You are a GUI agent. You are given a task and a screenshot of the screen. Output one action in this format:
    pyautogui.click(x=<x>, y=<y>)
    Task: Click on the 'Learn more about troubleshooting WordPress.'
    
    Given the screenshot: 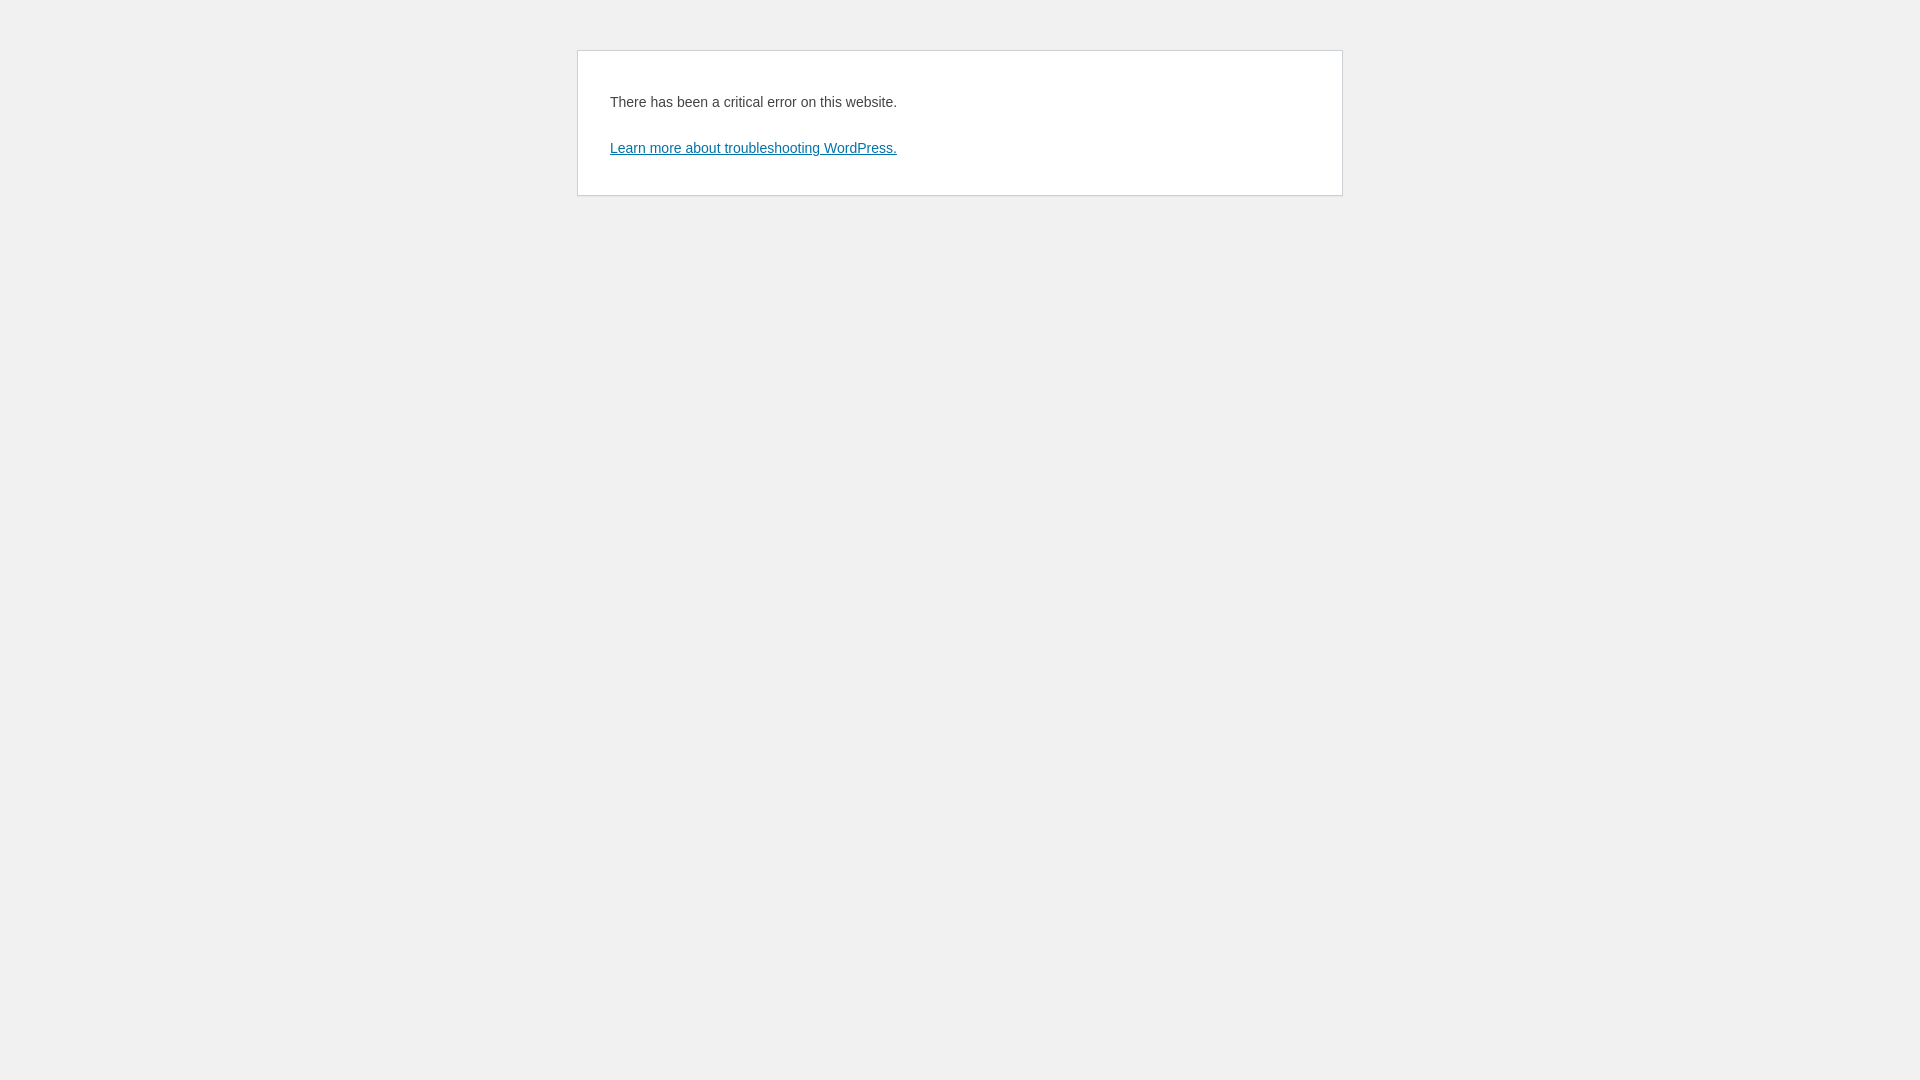 What is the action you would take?
    pyautogui.click(x=752, y=146)
    